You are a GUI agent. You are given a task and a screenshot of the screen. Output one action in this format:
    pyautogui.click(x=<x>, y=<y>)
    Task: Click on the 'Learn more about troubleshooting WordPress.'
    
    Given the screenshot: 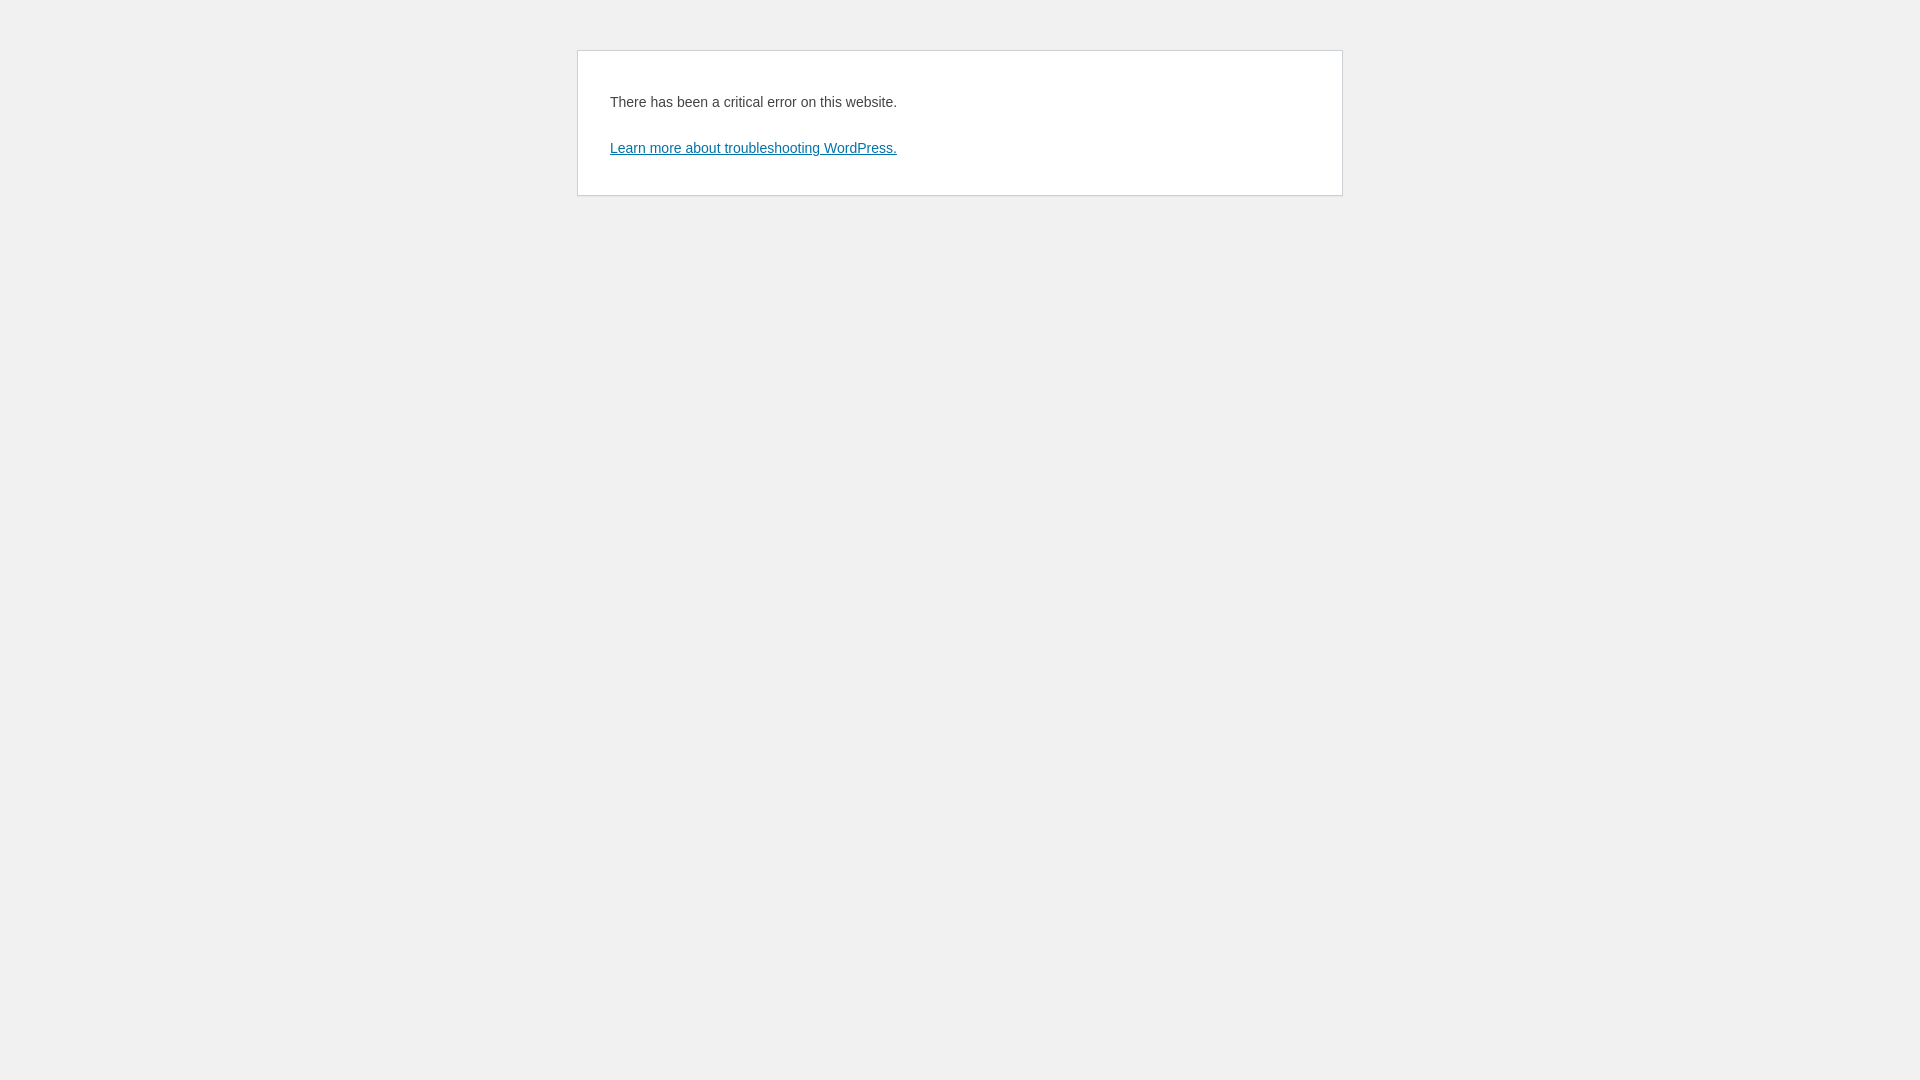 What is the action you would take?
    pyautogui.click(x=752, y=146)
    